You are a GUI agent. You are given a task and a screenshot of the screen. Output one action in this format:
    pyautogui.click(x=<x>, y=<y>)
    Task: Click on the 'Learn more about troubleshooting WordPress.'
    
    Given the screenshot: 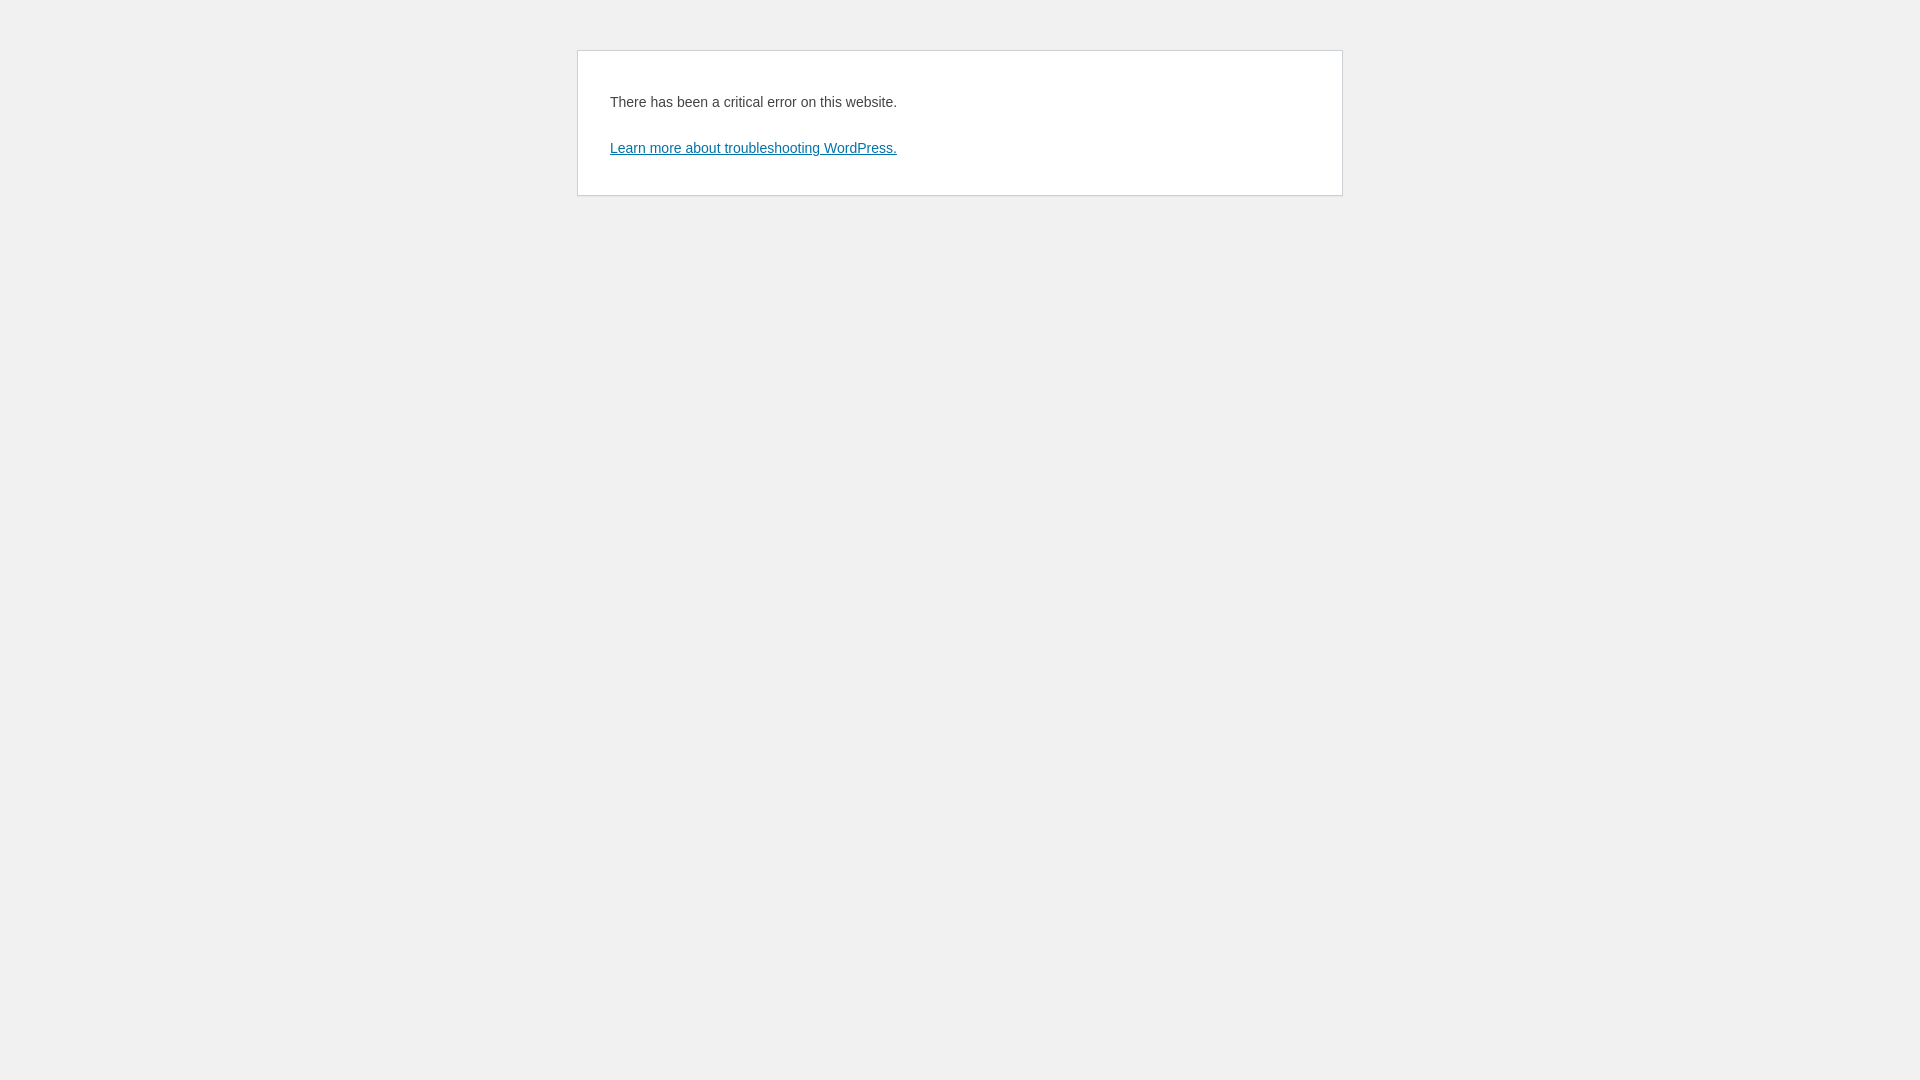 What is the action you would take?
    pyautogui.click(x=752, y=146)
    